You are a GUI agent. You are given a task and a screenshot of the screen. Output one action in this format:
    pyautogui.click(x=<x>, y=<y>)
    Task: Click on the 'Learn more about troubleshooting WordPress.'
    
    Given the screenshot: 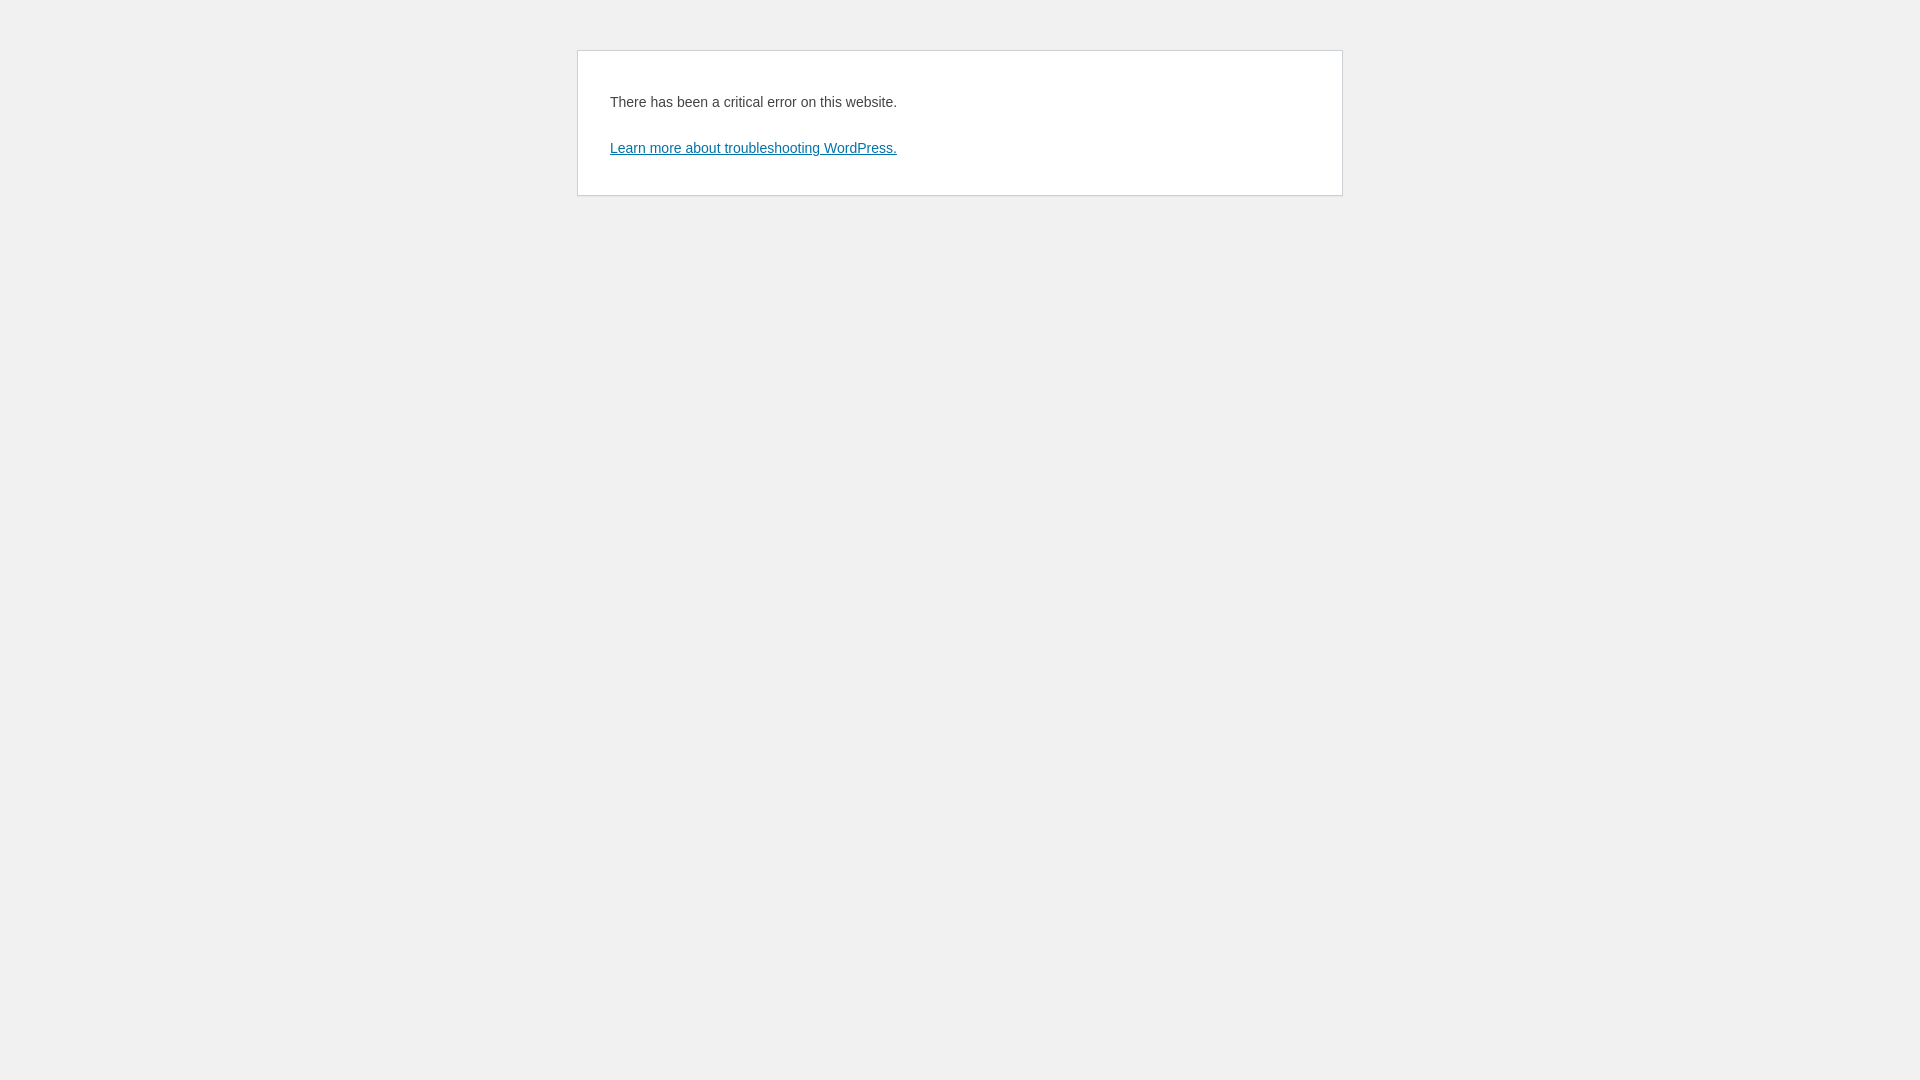 What is the action you would take?
    pyautogui.click(x=752, y=146)
    